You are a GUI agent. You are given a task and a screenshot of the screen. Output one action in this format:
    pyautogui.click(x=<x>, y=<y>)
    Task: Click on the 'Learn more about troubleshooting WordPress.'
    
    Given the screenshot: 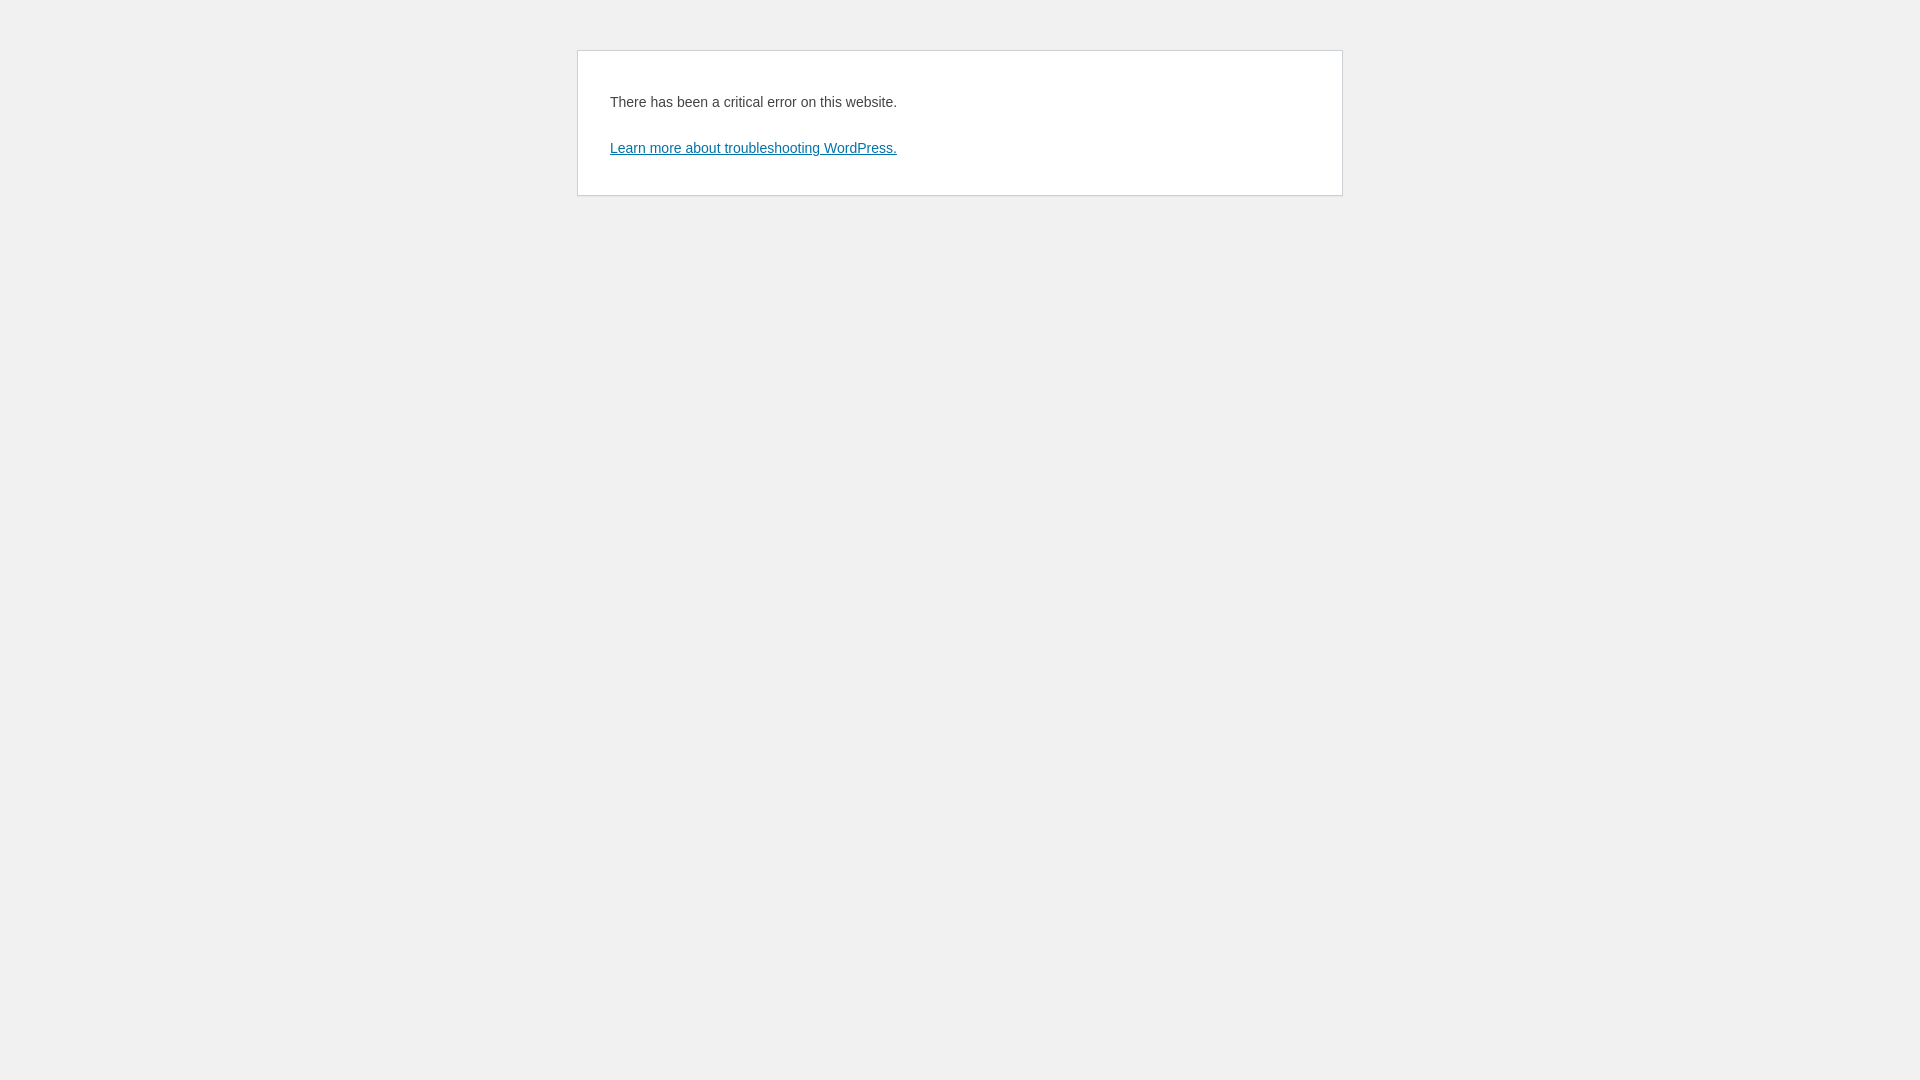 What is the action you would take?
    pyautogui.click(x=752, y=146)
    